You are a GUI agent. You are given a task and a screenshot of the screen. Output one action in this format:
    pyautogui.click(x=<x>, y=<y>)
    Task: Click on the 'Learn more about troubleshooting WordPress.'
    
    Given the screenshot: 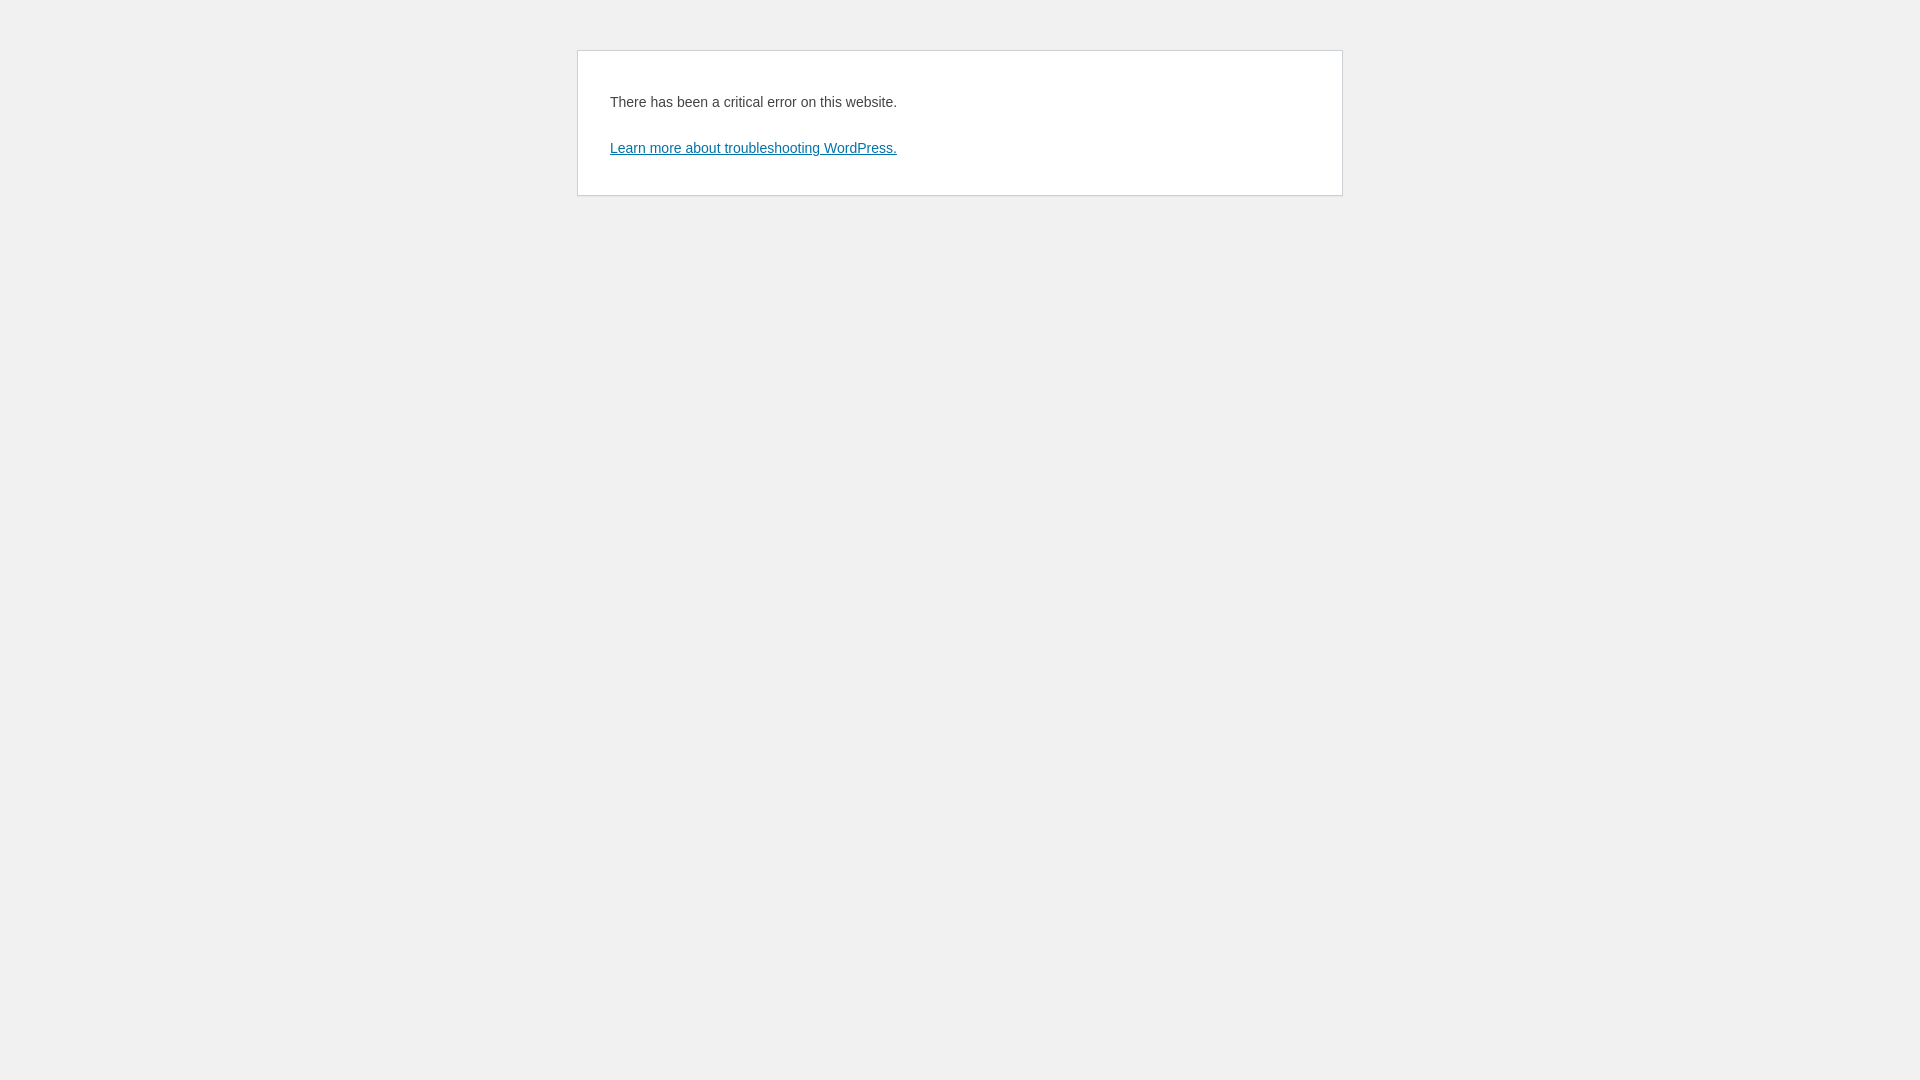 What is the action you would take?
    pyautogui.click(x=752, y=146)
    